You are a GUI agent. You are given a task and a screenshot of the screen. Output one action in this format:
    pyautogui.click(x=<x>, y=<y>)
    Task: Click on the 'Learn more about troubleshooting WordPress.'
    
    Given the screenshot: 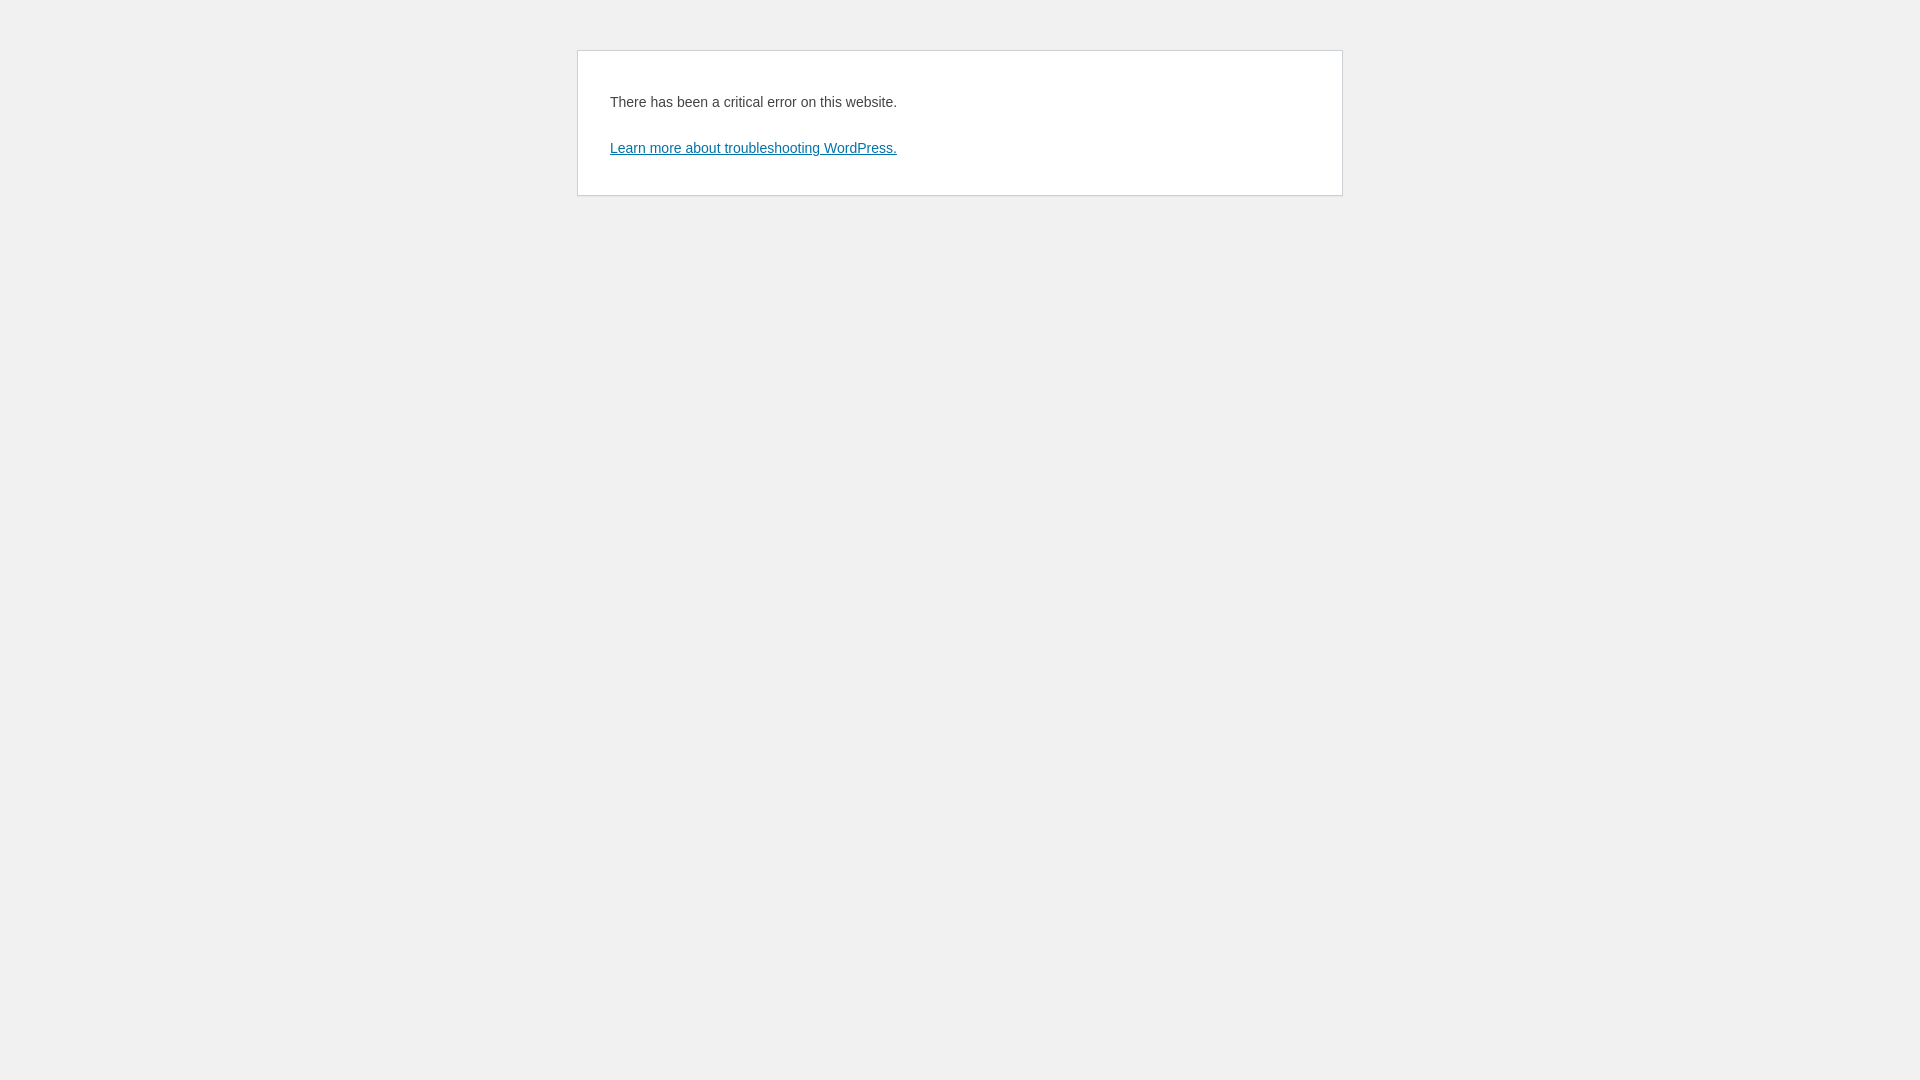 What is the action you would take?
    pyautogui.click(x=752, y=146)
    